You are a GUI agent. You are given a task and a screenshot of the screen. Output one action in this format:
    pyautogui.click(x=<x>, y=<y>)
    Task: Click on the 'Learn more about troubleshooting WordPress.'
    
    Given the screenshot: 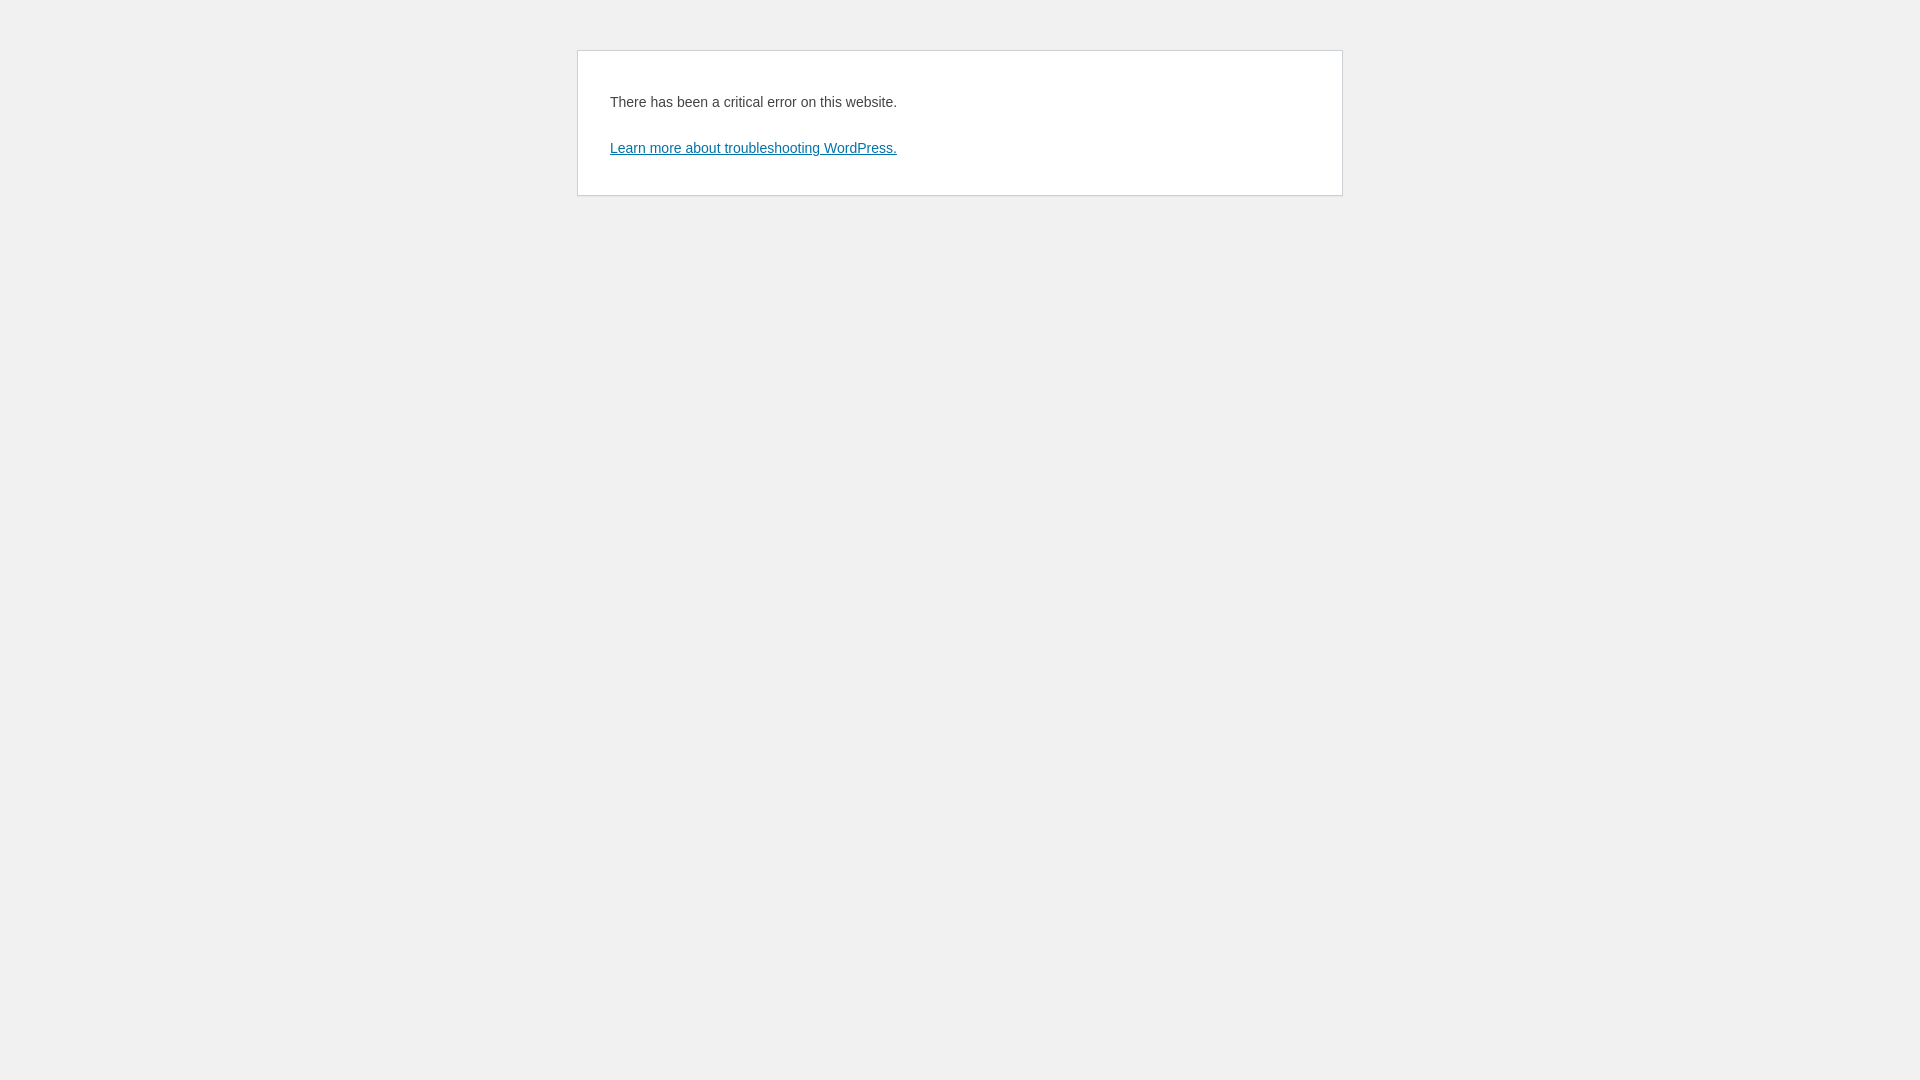 What is the action you would take?
    pyautogui.click(x=752, y=146)
    